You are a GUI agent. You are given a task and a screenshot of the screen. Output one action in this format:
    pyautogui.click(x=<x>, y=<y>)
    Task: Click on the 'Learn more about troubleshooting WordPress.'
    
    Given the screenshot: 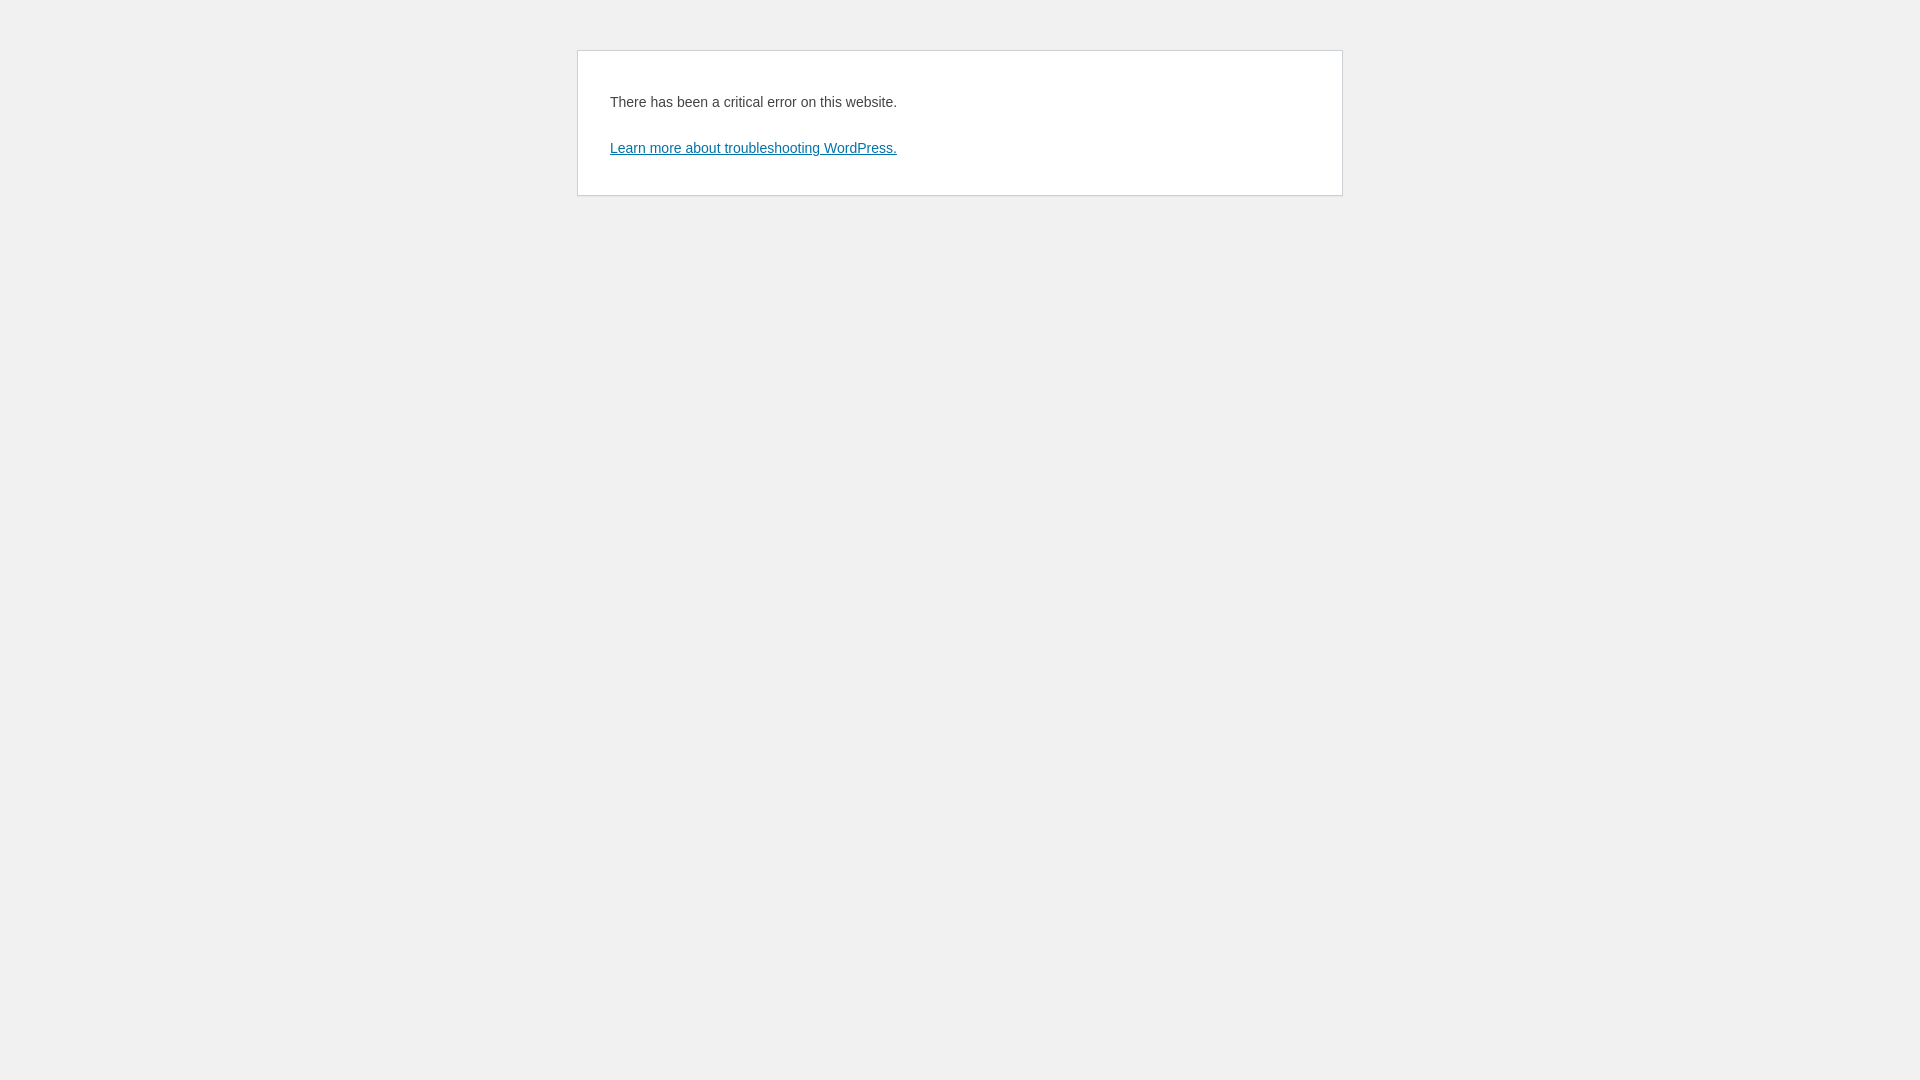 What is the action you would take?
    pyautogui.click(x=752, y=146)
    